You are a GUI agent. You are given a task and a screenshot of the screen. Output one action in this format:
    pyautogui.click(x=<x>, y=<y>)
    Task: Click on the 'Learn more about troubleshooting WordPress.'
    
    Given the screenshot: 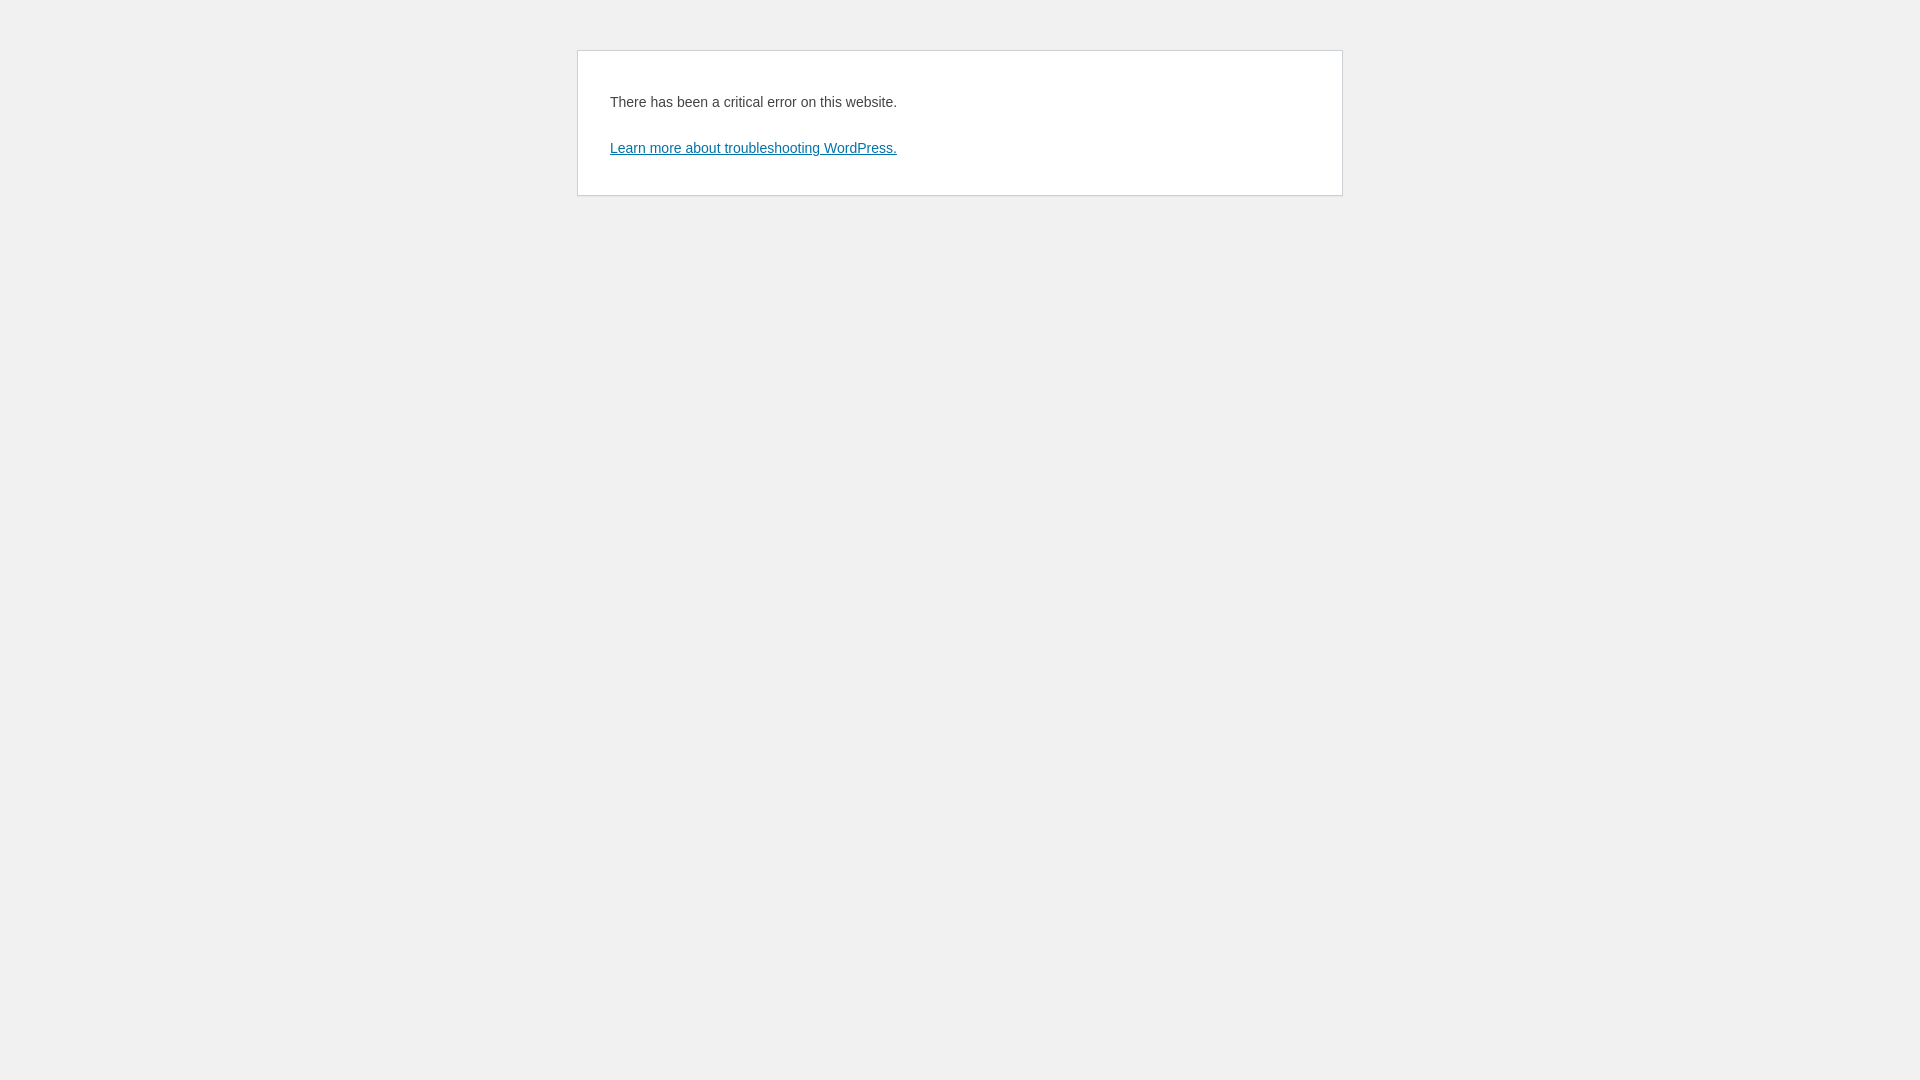 What is the action you would take?
    pyautogui.click(x=752, y=146)
    